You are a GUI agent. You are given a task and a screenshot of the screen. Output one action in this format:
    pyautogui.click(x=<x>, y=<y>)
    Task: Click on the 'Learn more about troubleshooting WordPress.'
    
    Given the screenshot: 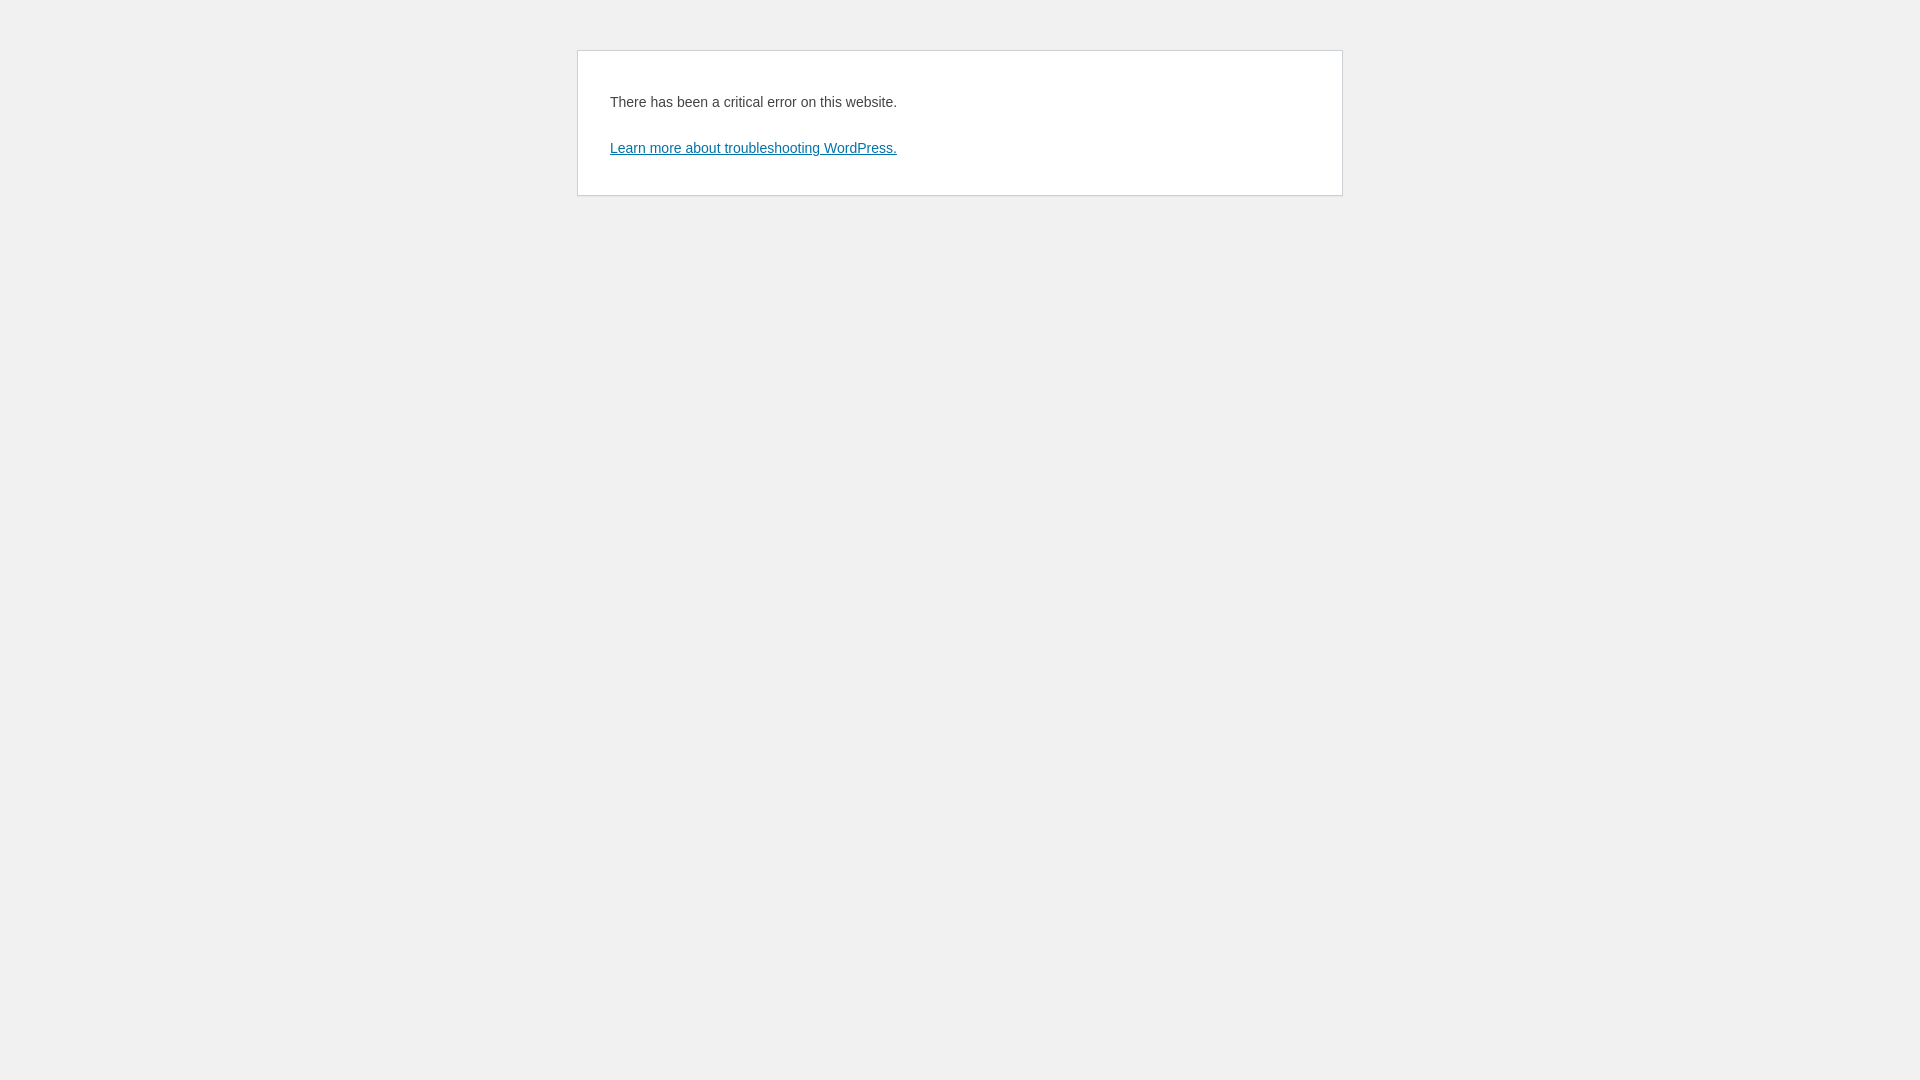 What is the action you would take?
    pyautogui.click(x=752, y=146)
    